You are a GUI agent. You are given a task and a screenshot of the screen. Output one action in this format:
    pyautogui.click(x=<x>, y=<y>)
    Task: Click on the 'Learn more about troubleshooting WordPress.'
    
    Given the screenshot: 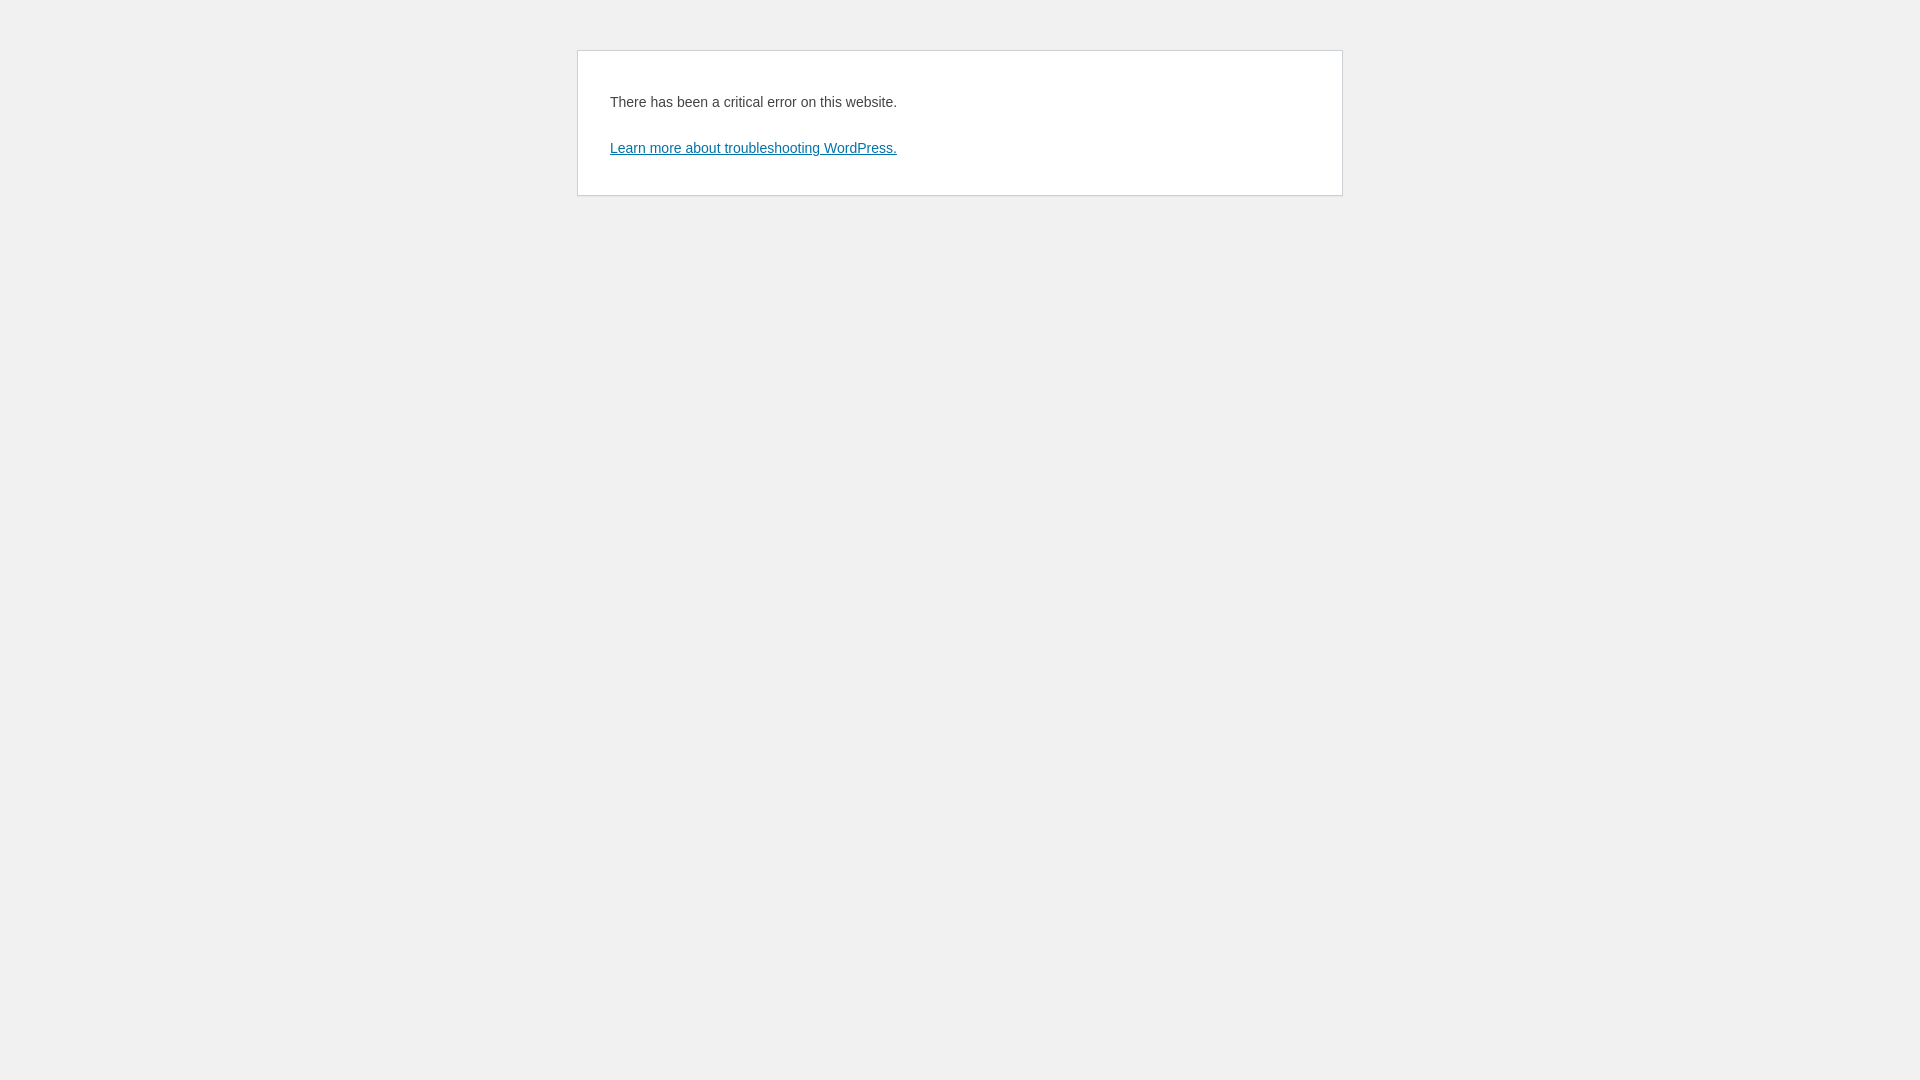 What is the action you would take?
    pyautogui.click(x=752, y=146)
    